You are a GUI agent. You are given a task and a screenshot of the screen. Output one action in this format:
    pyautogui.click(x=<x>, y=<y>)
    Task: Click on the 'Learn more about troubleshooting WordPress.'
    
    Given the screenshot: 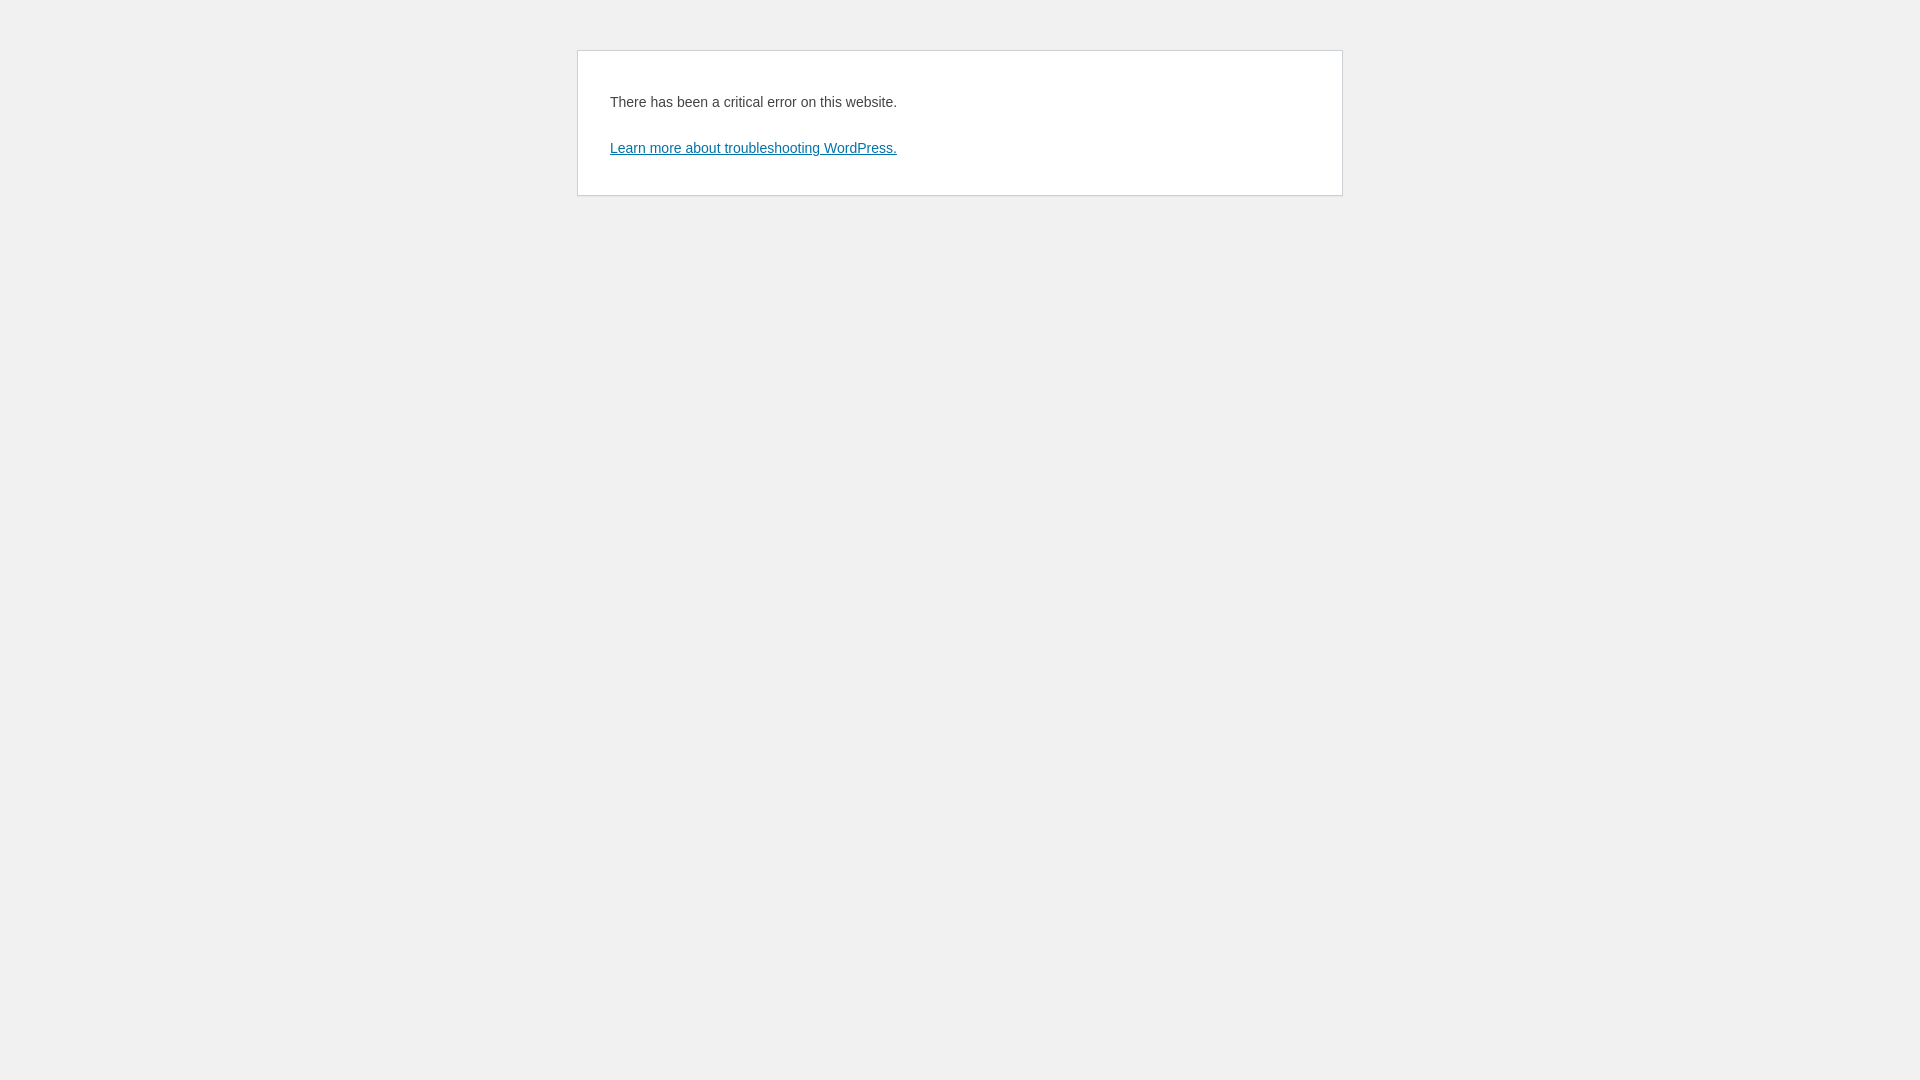 What is the action you would take?
    pyautogui.click(x=752, y=146)
    